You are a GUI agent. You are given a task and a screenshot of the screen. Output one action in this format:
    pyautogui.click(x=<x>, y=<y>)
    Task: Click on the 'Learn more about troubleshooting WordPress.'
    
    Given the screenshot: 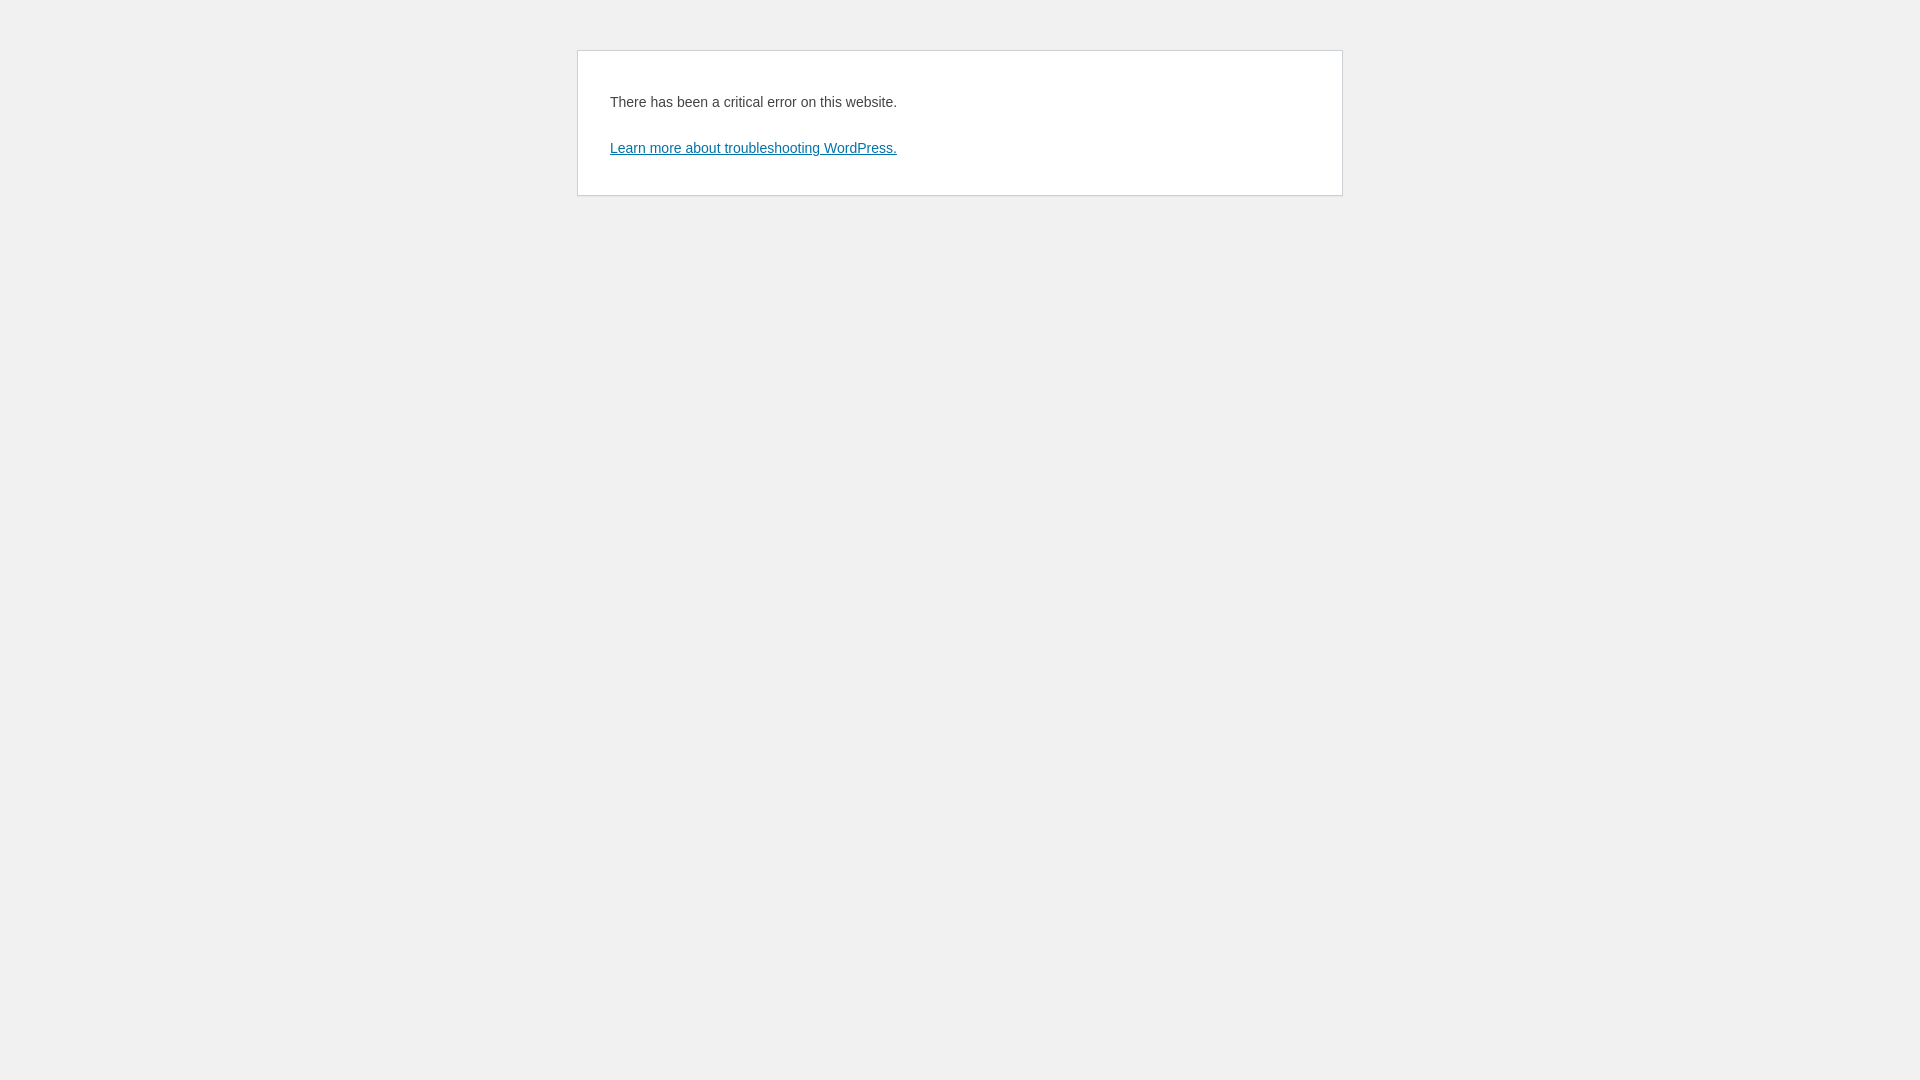 What is the action you would take?
    pyautogui.click(x=752, y=146)
    